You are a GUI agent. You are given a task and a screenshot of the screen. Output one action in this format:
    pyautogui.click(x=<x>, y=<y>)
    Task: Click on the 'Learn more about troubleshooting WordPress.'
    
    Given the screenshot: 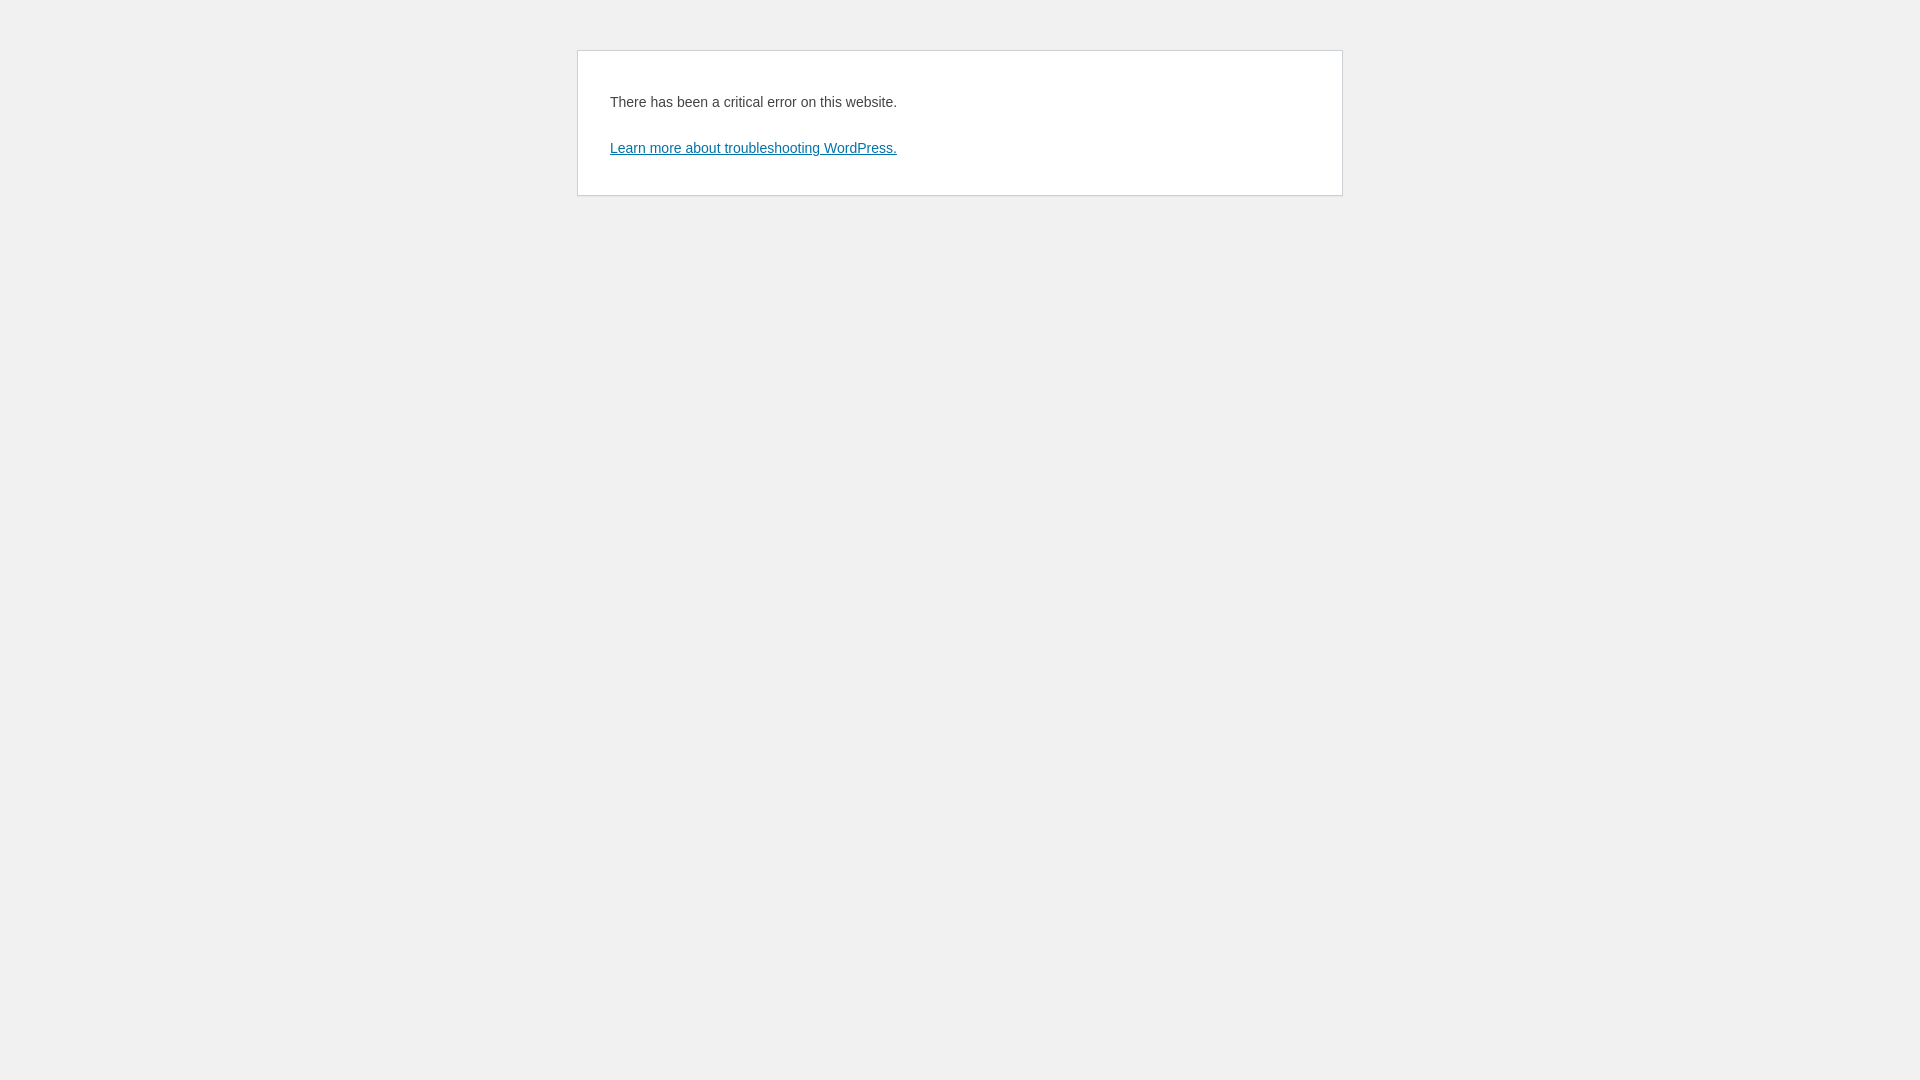 What is the action you would take?
    pyautogui.click(x=752, y=146)
    